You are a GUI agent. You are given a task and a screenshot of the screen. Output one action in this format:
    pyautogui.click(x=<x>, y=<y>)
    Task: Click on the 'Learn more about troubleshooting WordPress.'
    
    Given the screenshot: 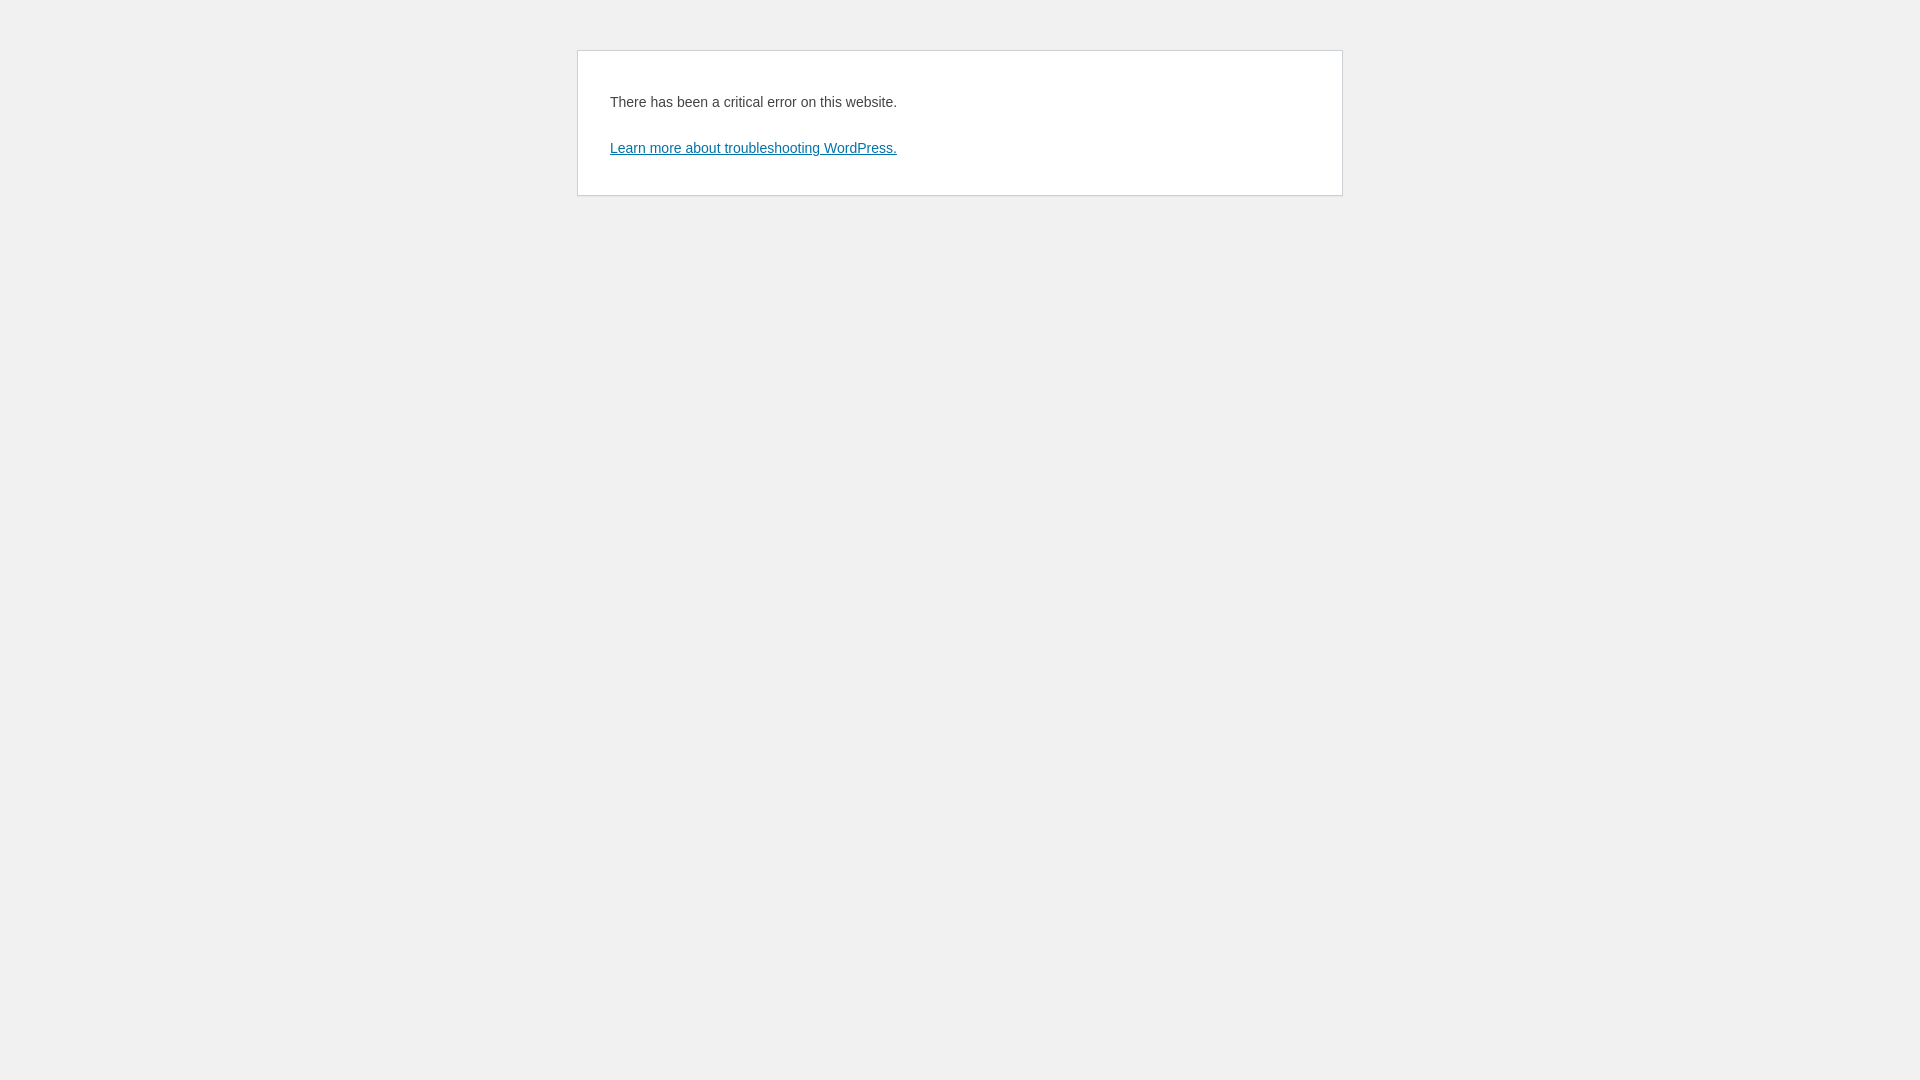 What is the action you would take?
    pyautogui.click(x=752, y=146)
    